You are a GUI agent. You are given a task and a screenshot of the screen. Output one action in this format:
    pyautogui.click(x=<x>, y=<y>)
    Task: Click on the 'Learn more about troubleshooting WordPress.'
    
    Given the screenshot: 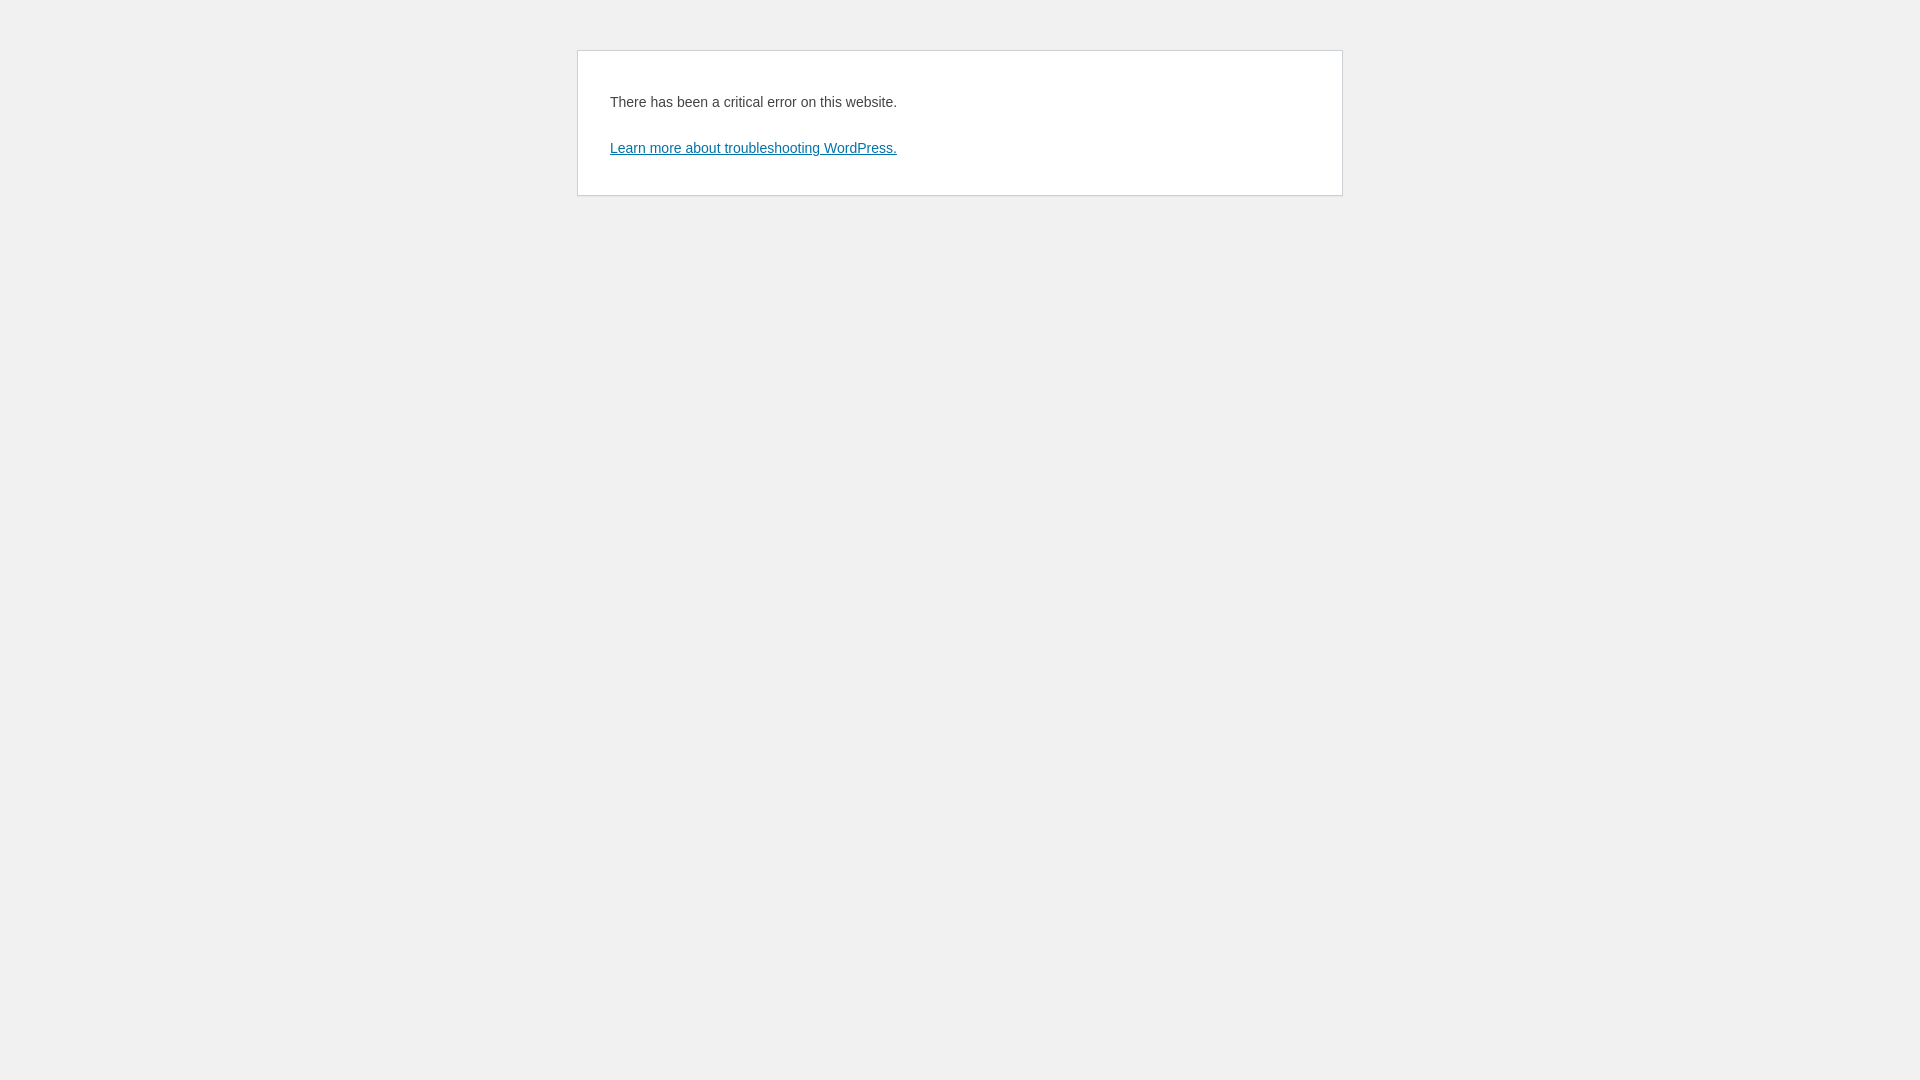 What is the action you would take?
    pyautogui.click(x=752, y=146)
    